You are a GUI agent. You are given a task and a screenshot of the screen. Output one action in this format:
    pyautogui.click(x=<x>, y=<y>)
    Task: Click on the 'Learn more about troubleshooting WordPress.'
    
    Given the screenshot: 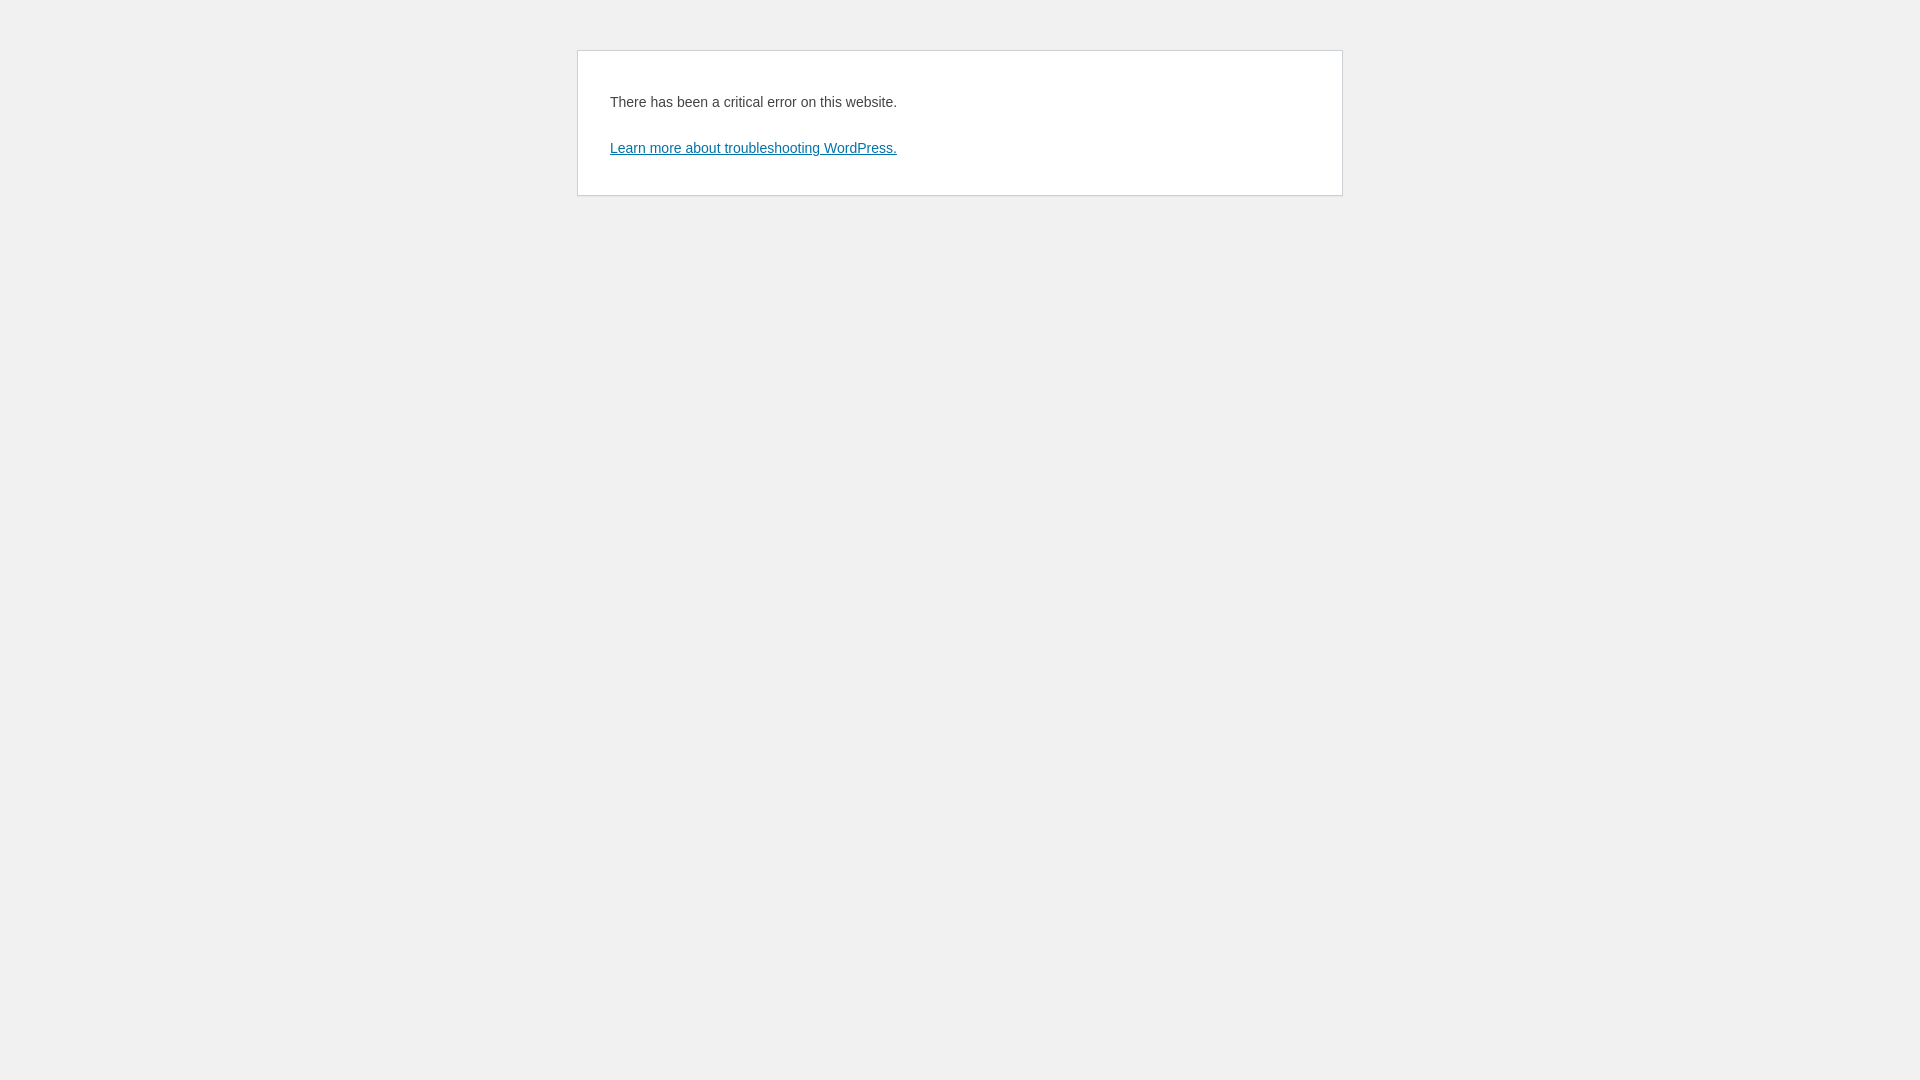 What is the action you would take?
    pyautogui.click(x=752, y=146)
    